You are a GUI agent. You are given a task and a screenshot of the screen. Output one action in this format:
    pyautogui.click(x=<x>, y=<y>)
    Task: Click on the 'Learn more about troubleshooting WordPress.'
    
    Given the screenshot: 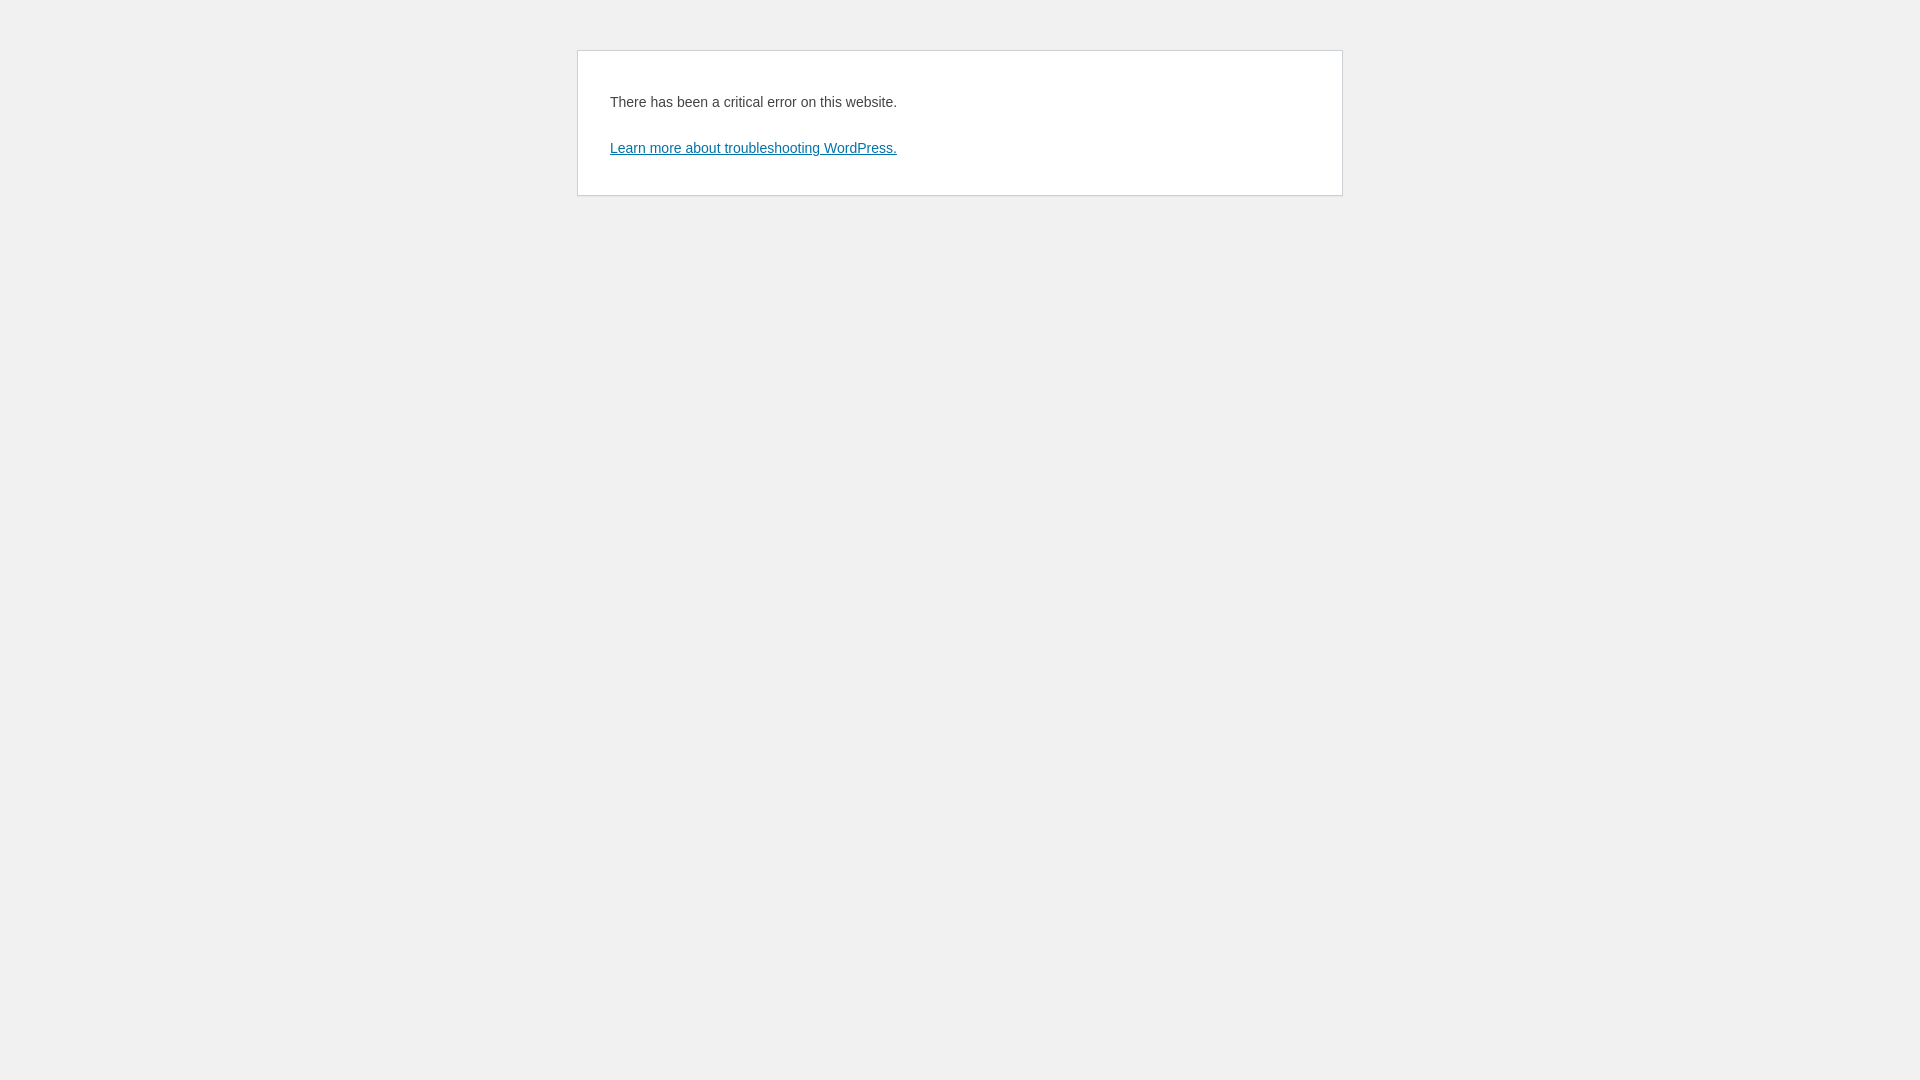 What is the action you would take?
    pyautogui.click(x=752, y=146)
    